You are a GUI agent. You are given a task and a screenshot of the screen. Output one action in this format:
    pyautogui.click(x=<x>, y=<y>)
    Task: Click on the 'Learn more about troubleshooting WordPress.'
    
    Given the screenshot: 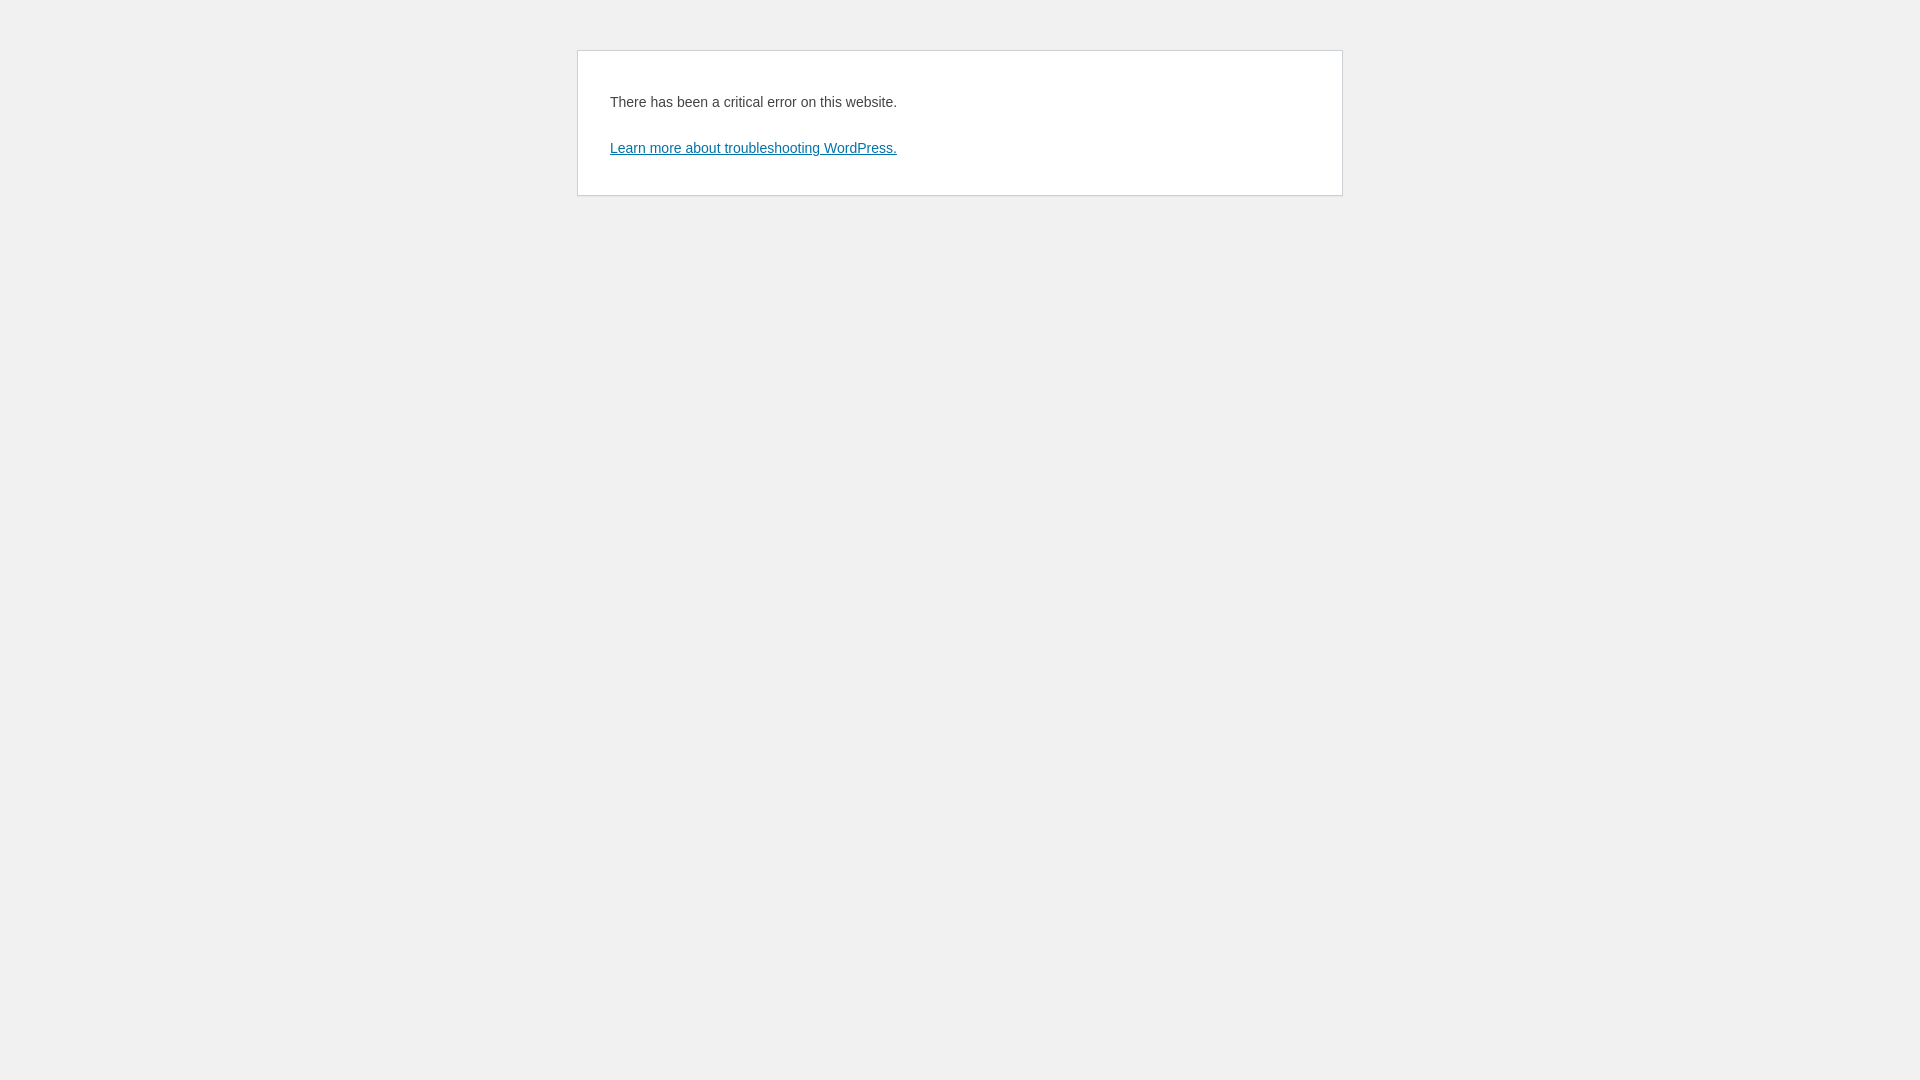 What is the action you would take?
    pyautogui.click(x=752, y=146)
    